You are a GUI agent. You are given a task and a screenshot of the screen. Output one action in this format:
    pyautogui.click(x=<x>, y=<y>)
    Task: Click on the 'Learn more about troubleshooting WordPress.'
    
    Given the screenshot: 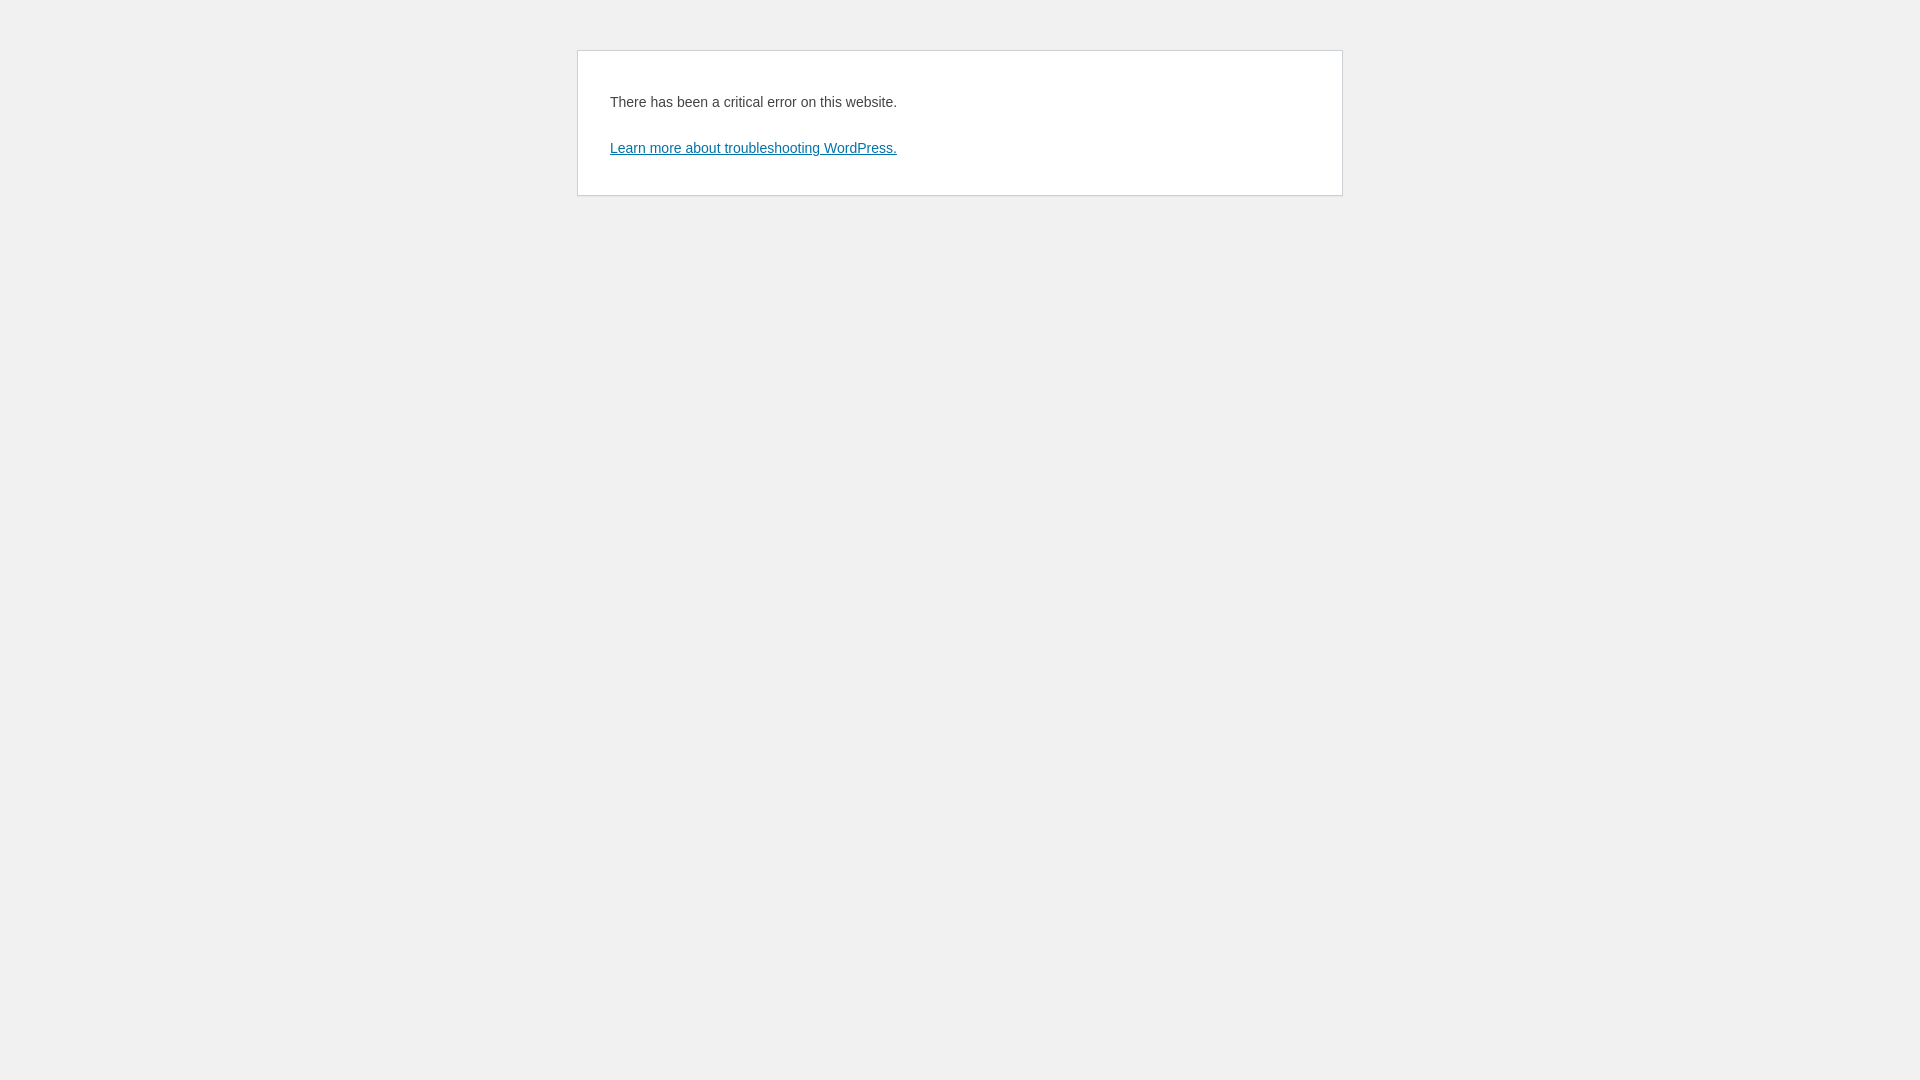 What is the action you would take?
    pyautogui.click(x=752, y=146)
    